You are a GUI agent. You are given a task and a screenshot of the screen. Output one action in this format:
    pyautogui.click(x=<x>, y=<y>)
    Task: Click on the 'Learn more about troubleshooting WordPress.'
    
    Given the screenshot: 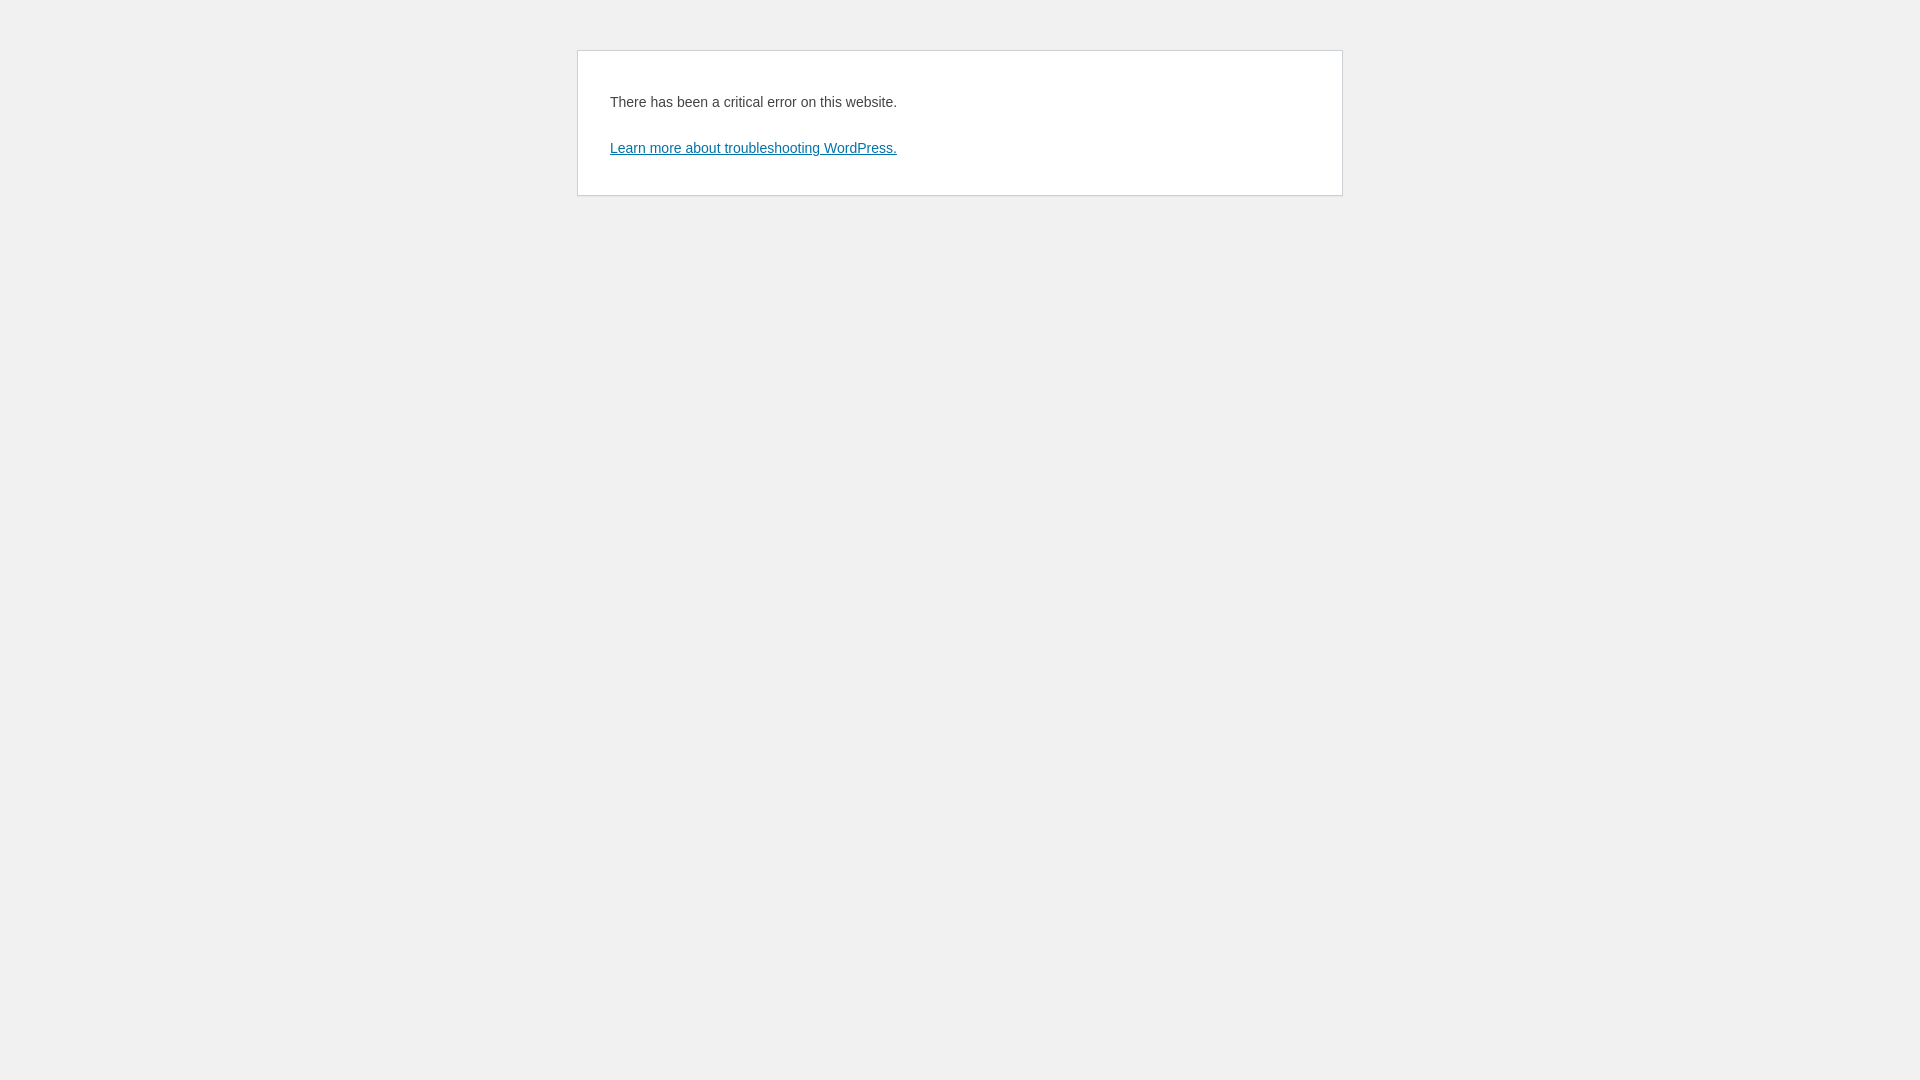 What is the action you would take?
    pyautogui.click(x=752, y=146)
    